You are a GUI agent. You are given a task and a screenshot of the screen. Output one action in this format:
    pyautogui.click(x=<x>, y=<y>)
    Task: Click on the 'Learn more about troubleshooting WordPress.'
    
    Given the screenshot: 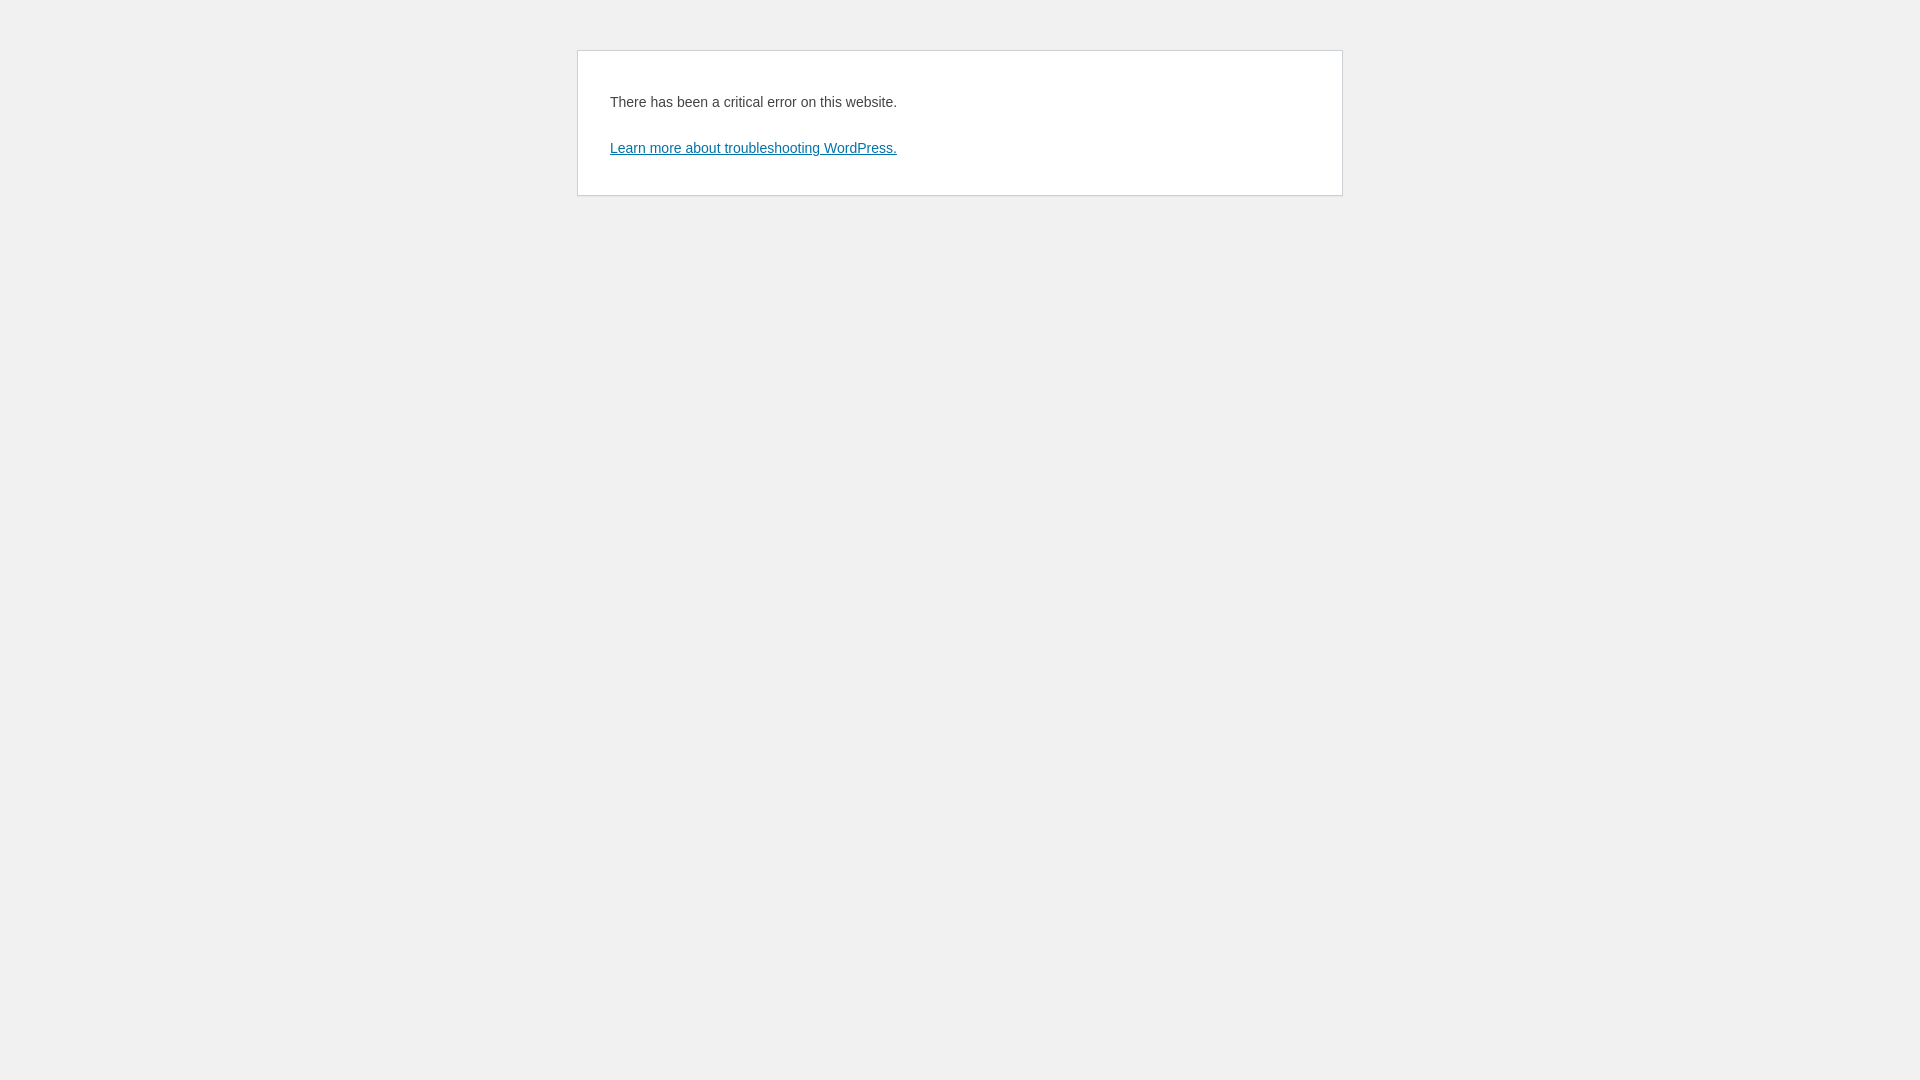 What is the action you would take?
    pyautogui.click(x=752, y=146)
    